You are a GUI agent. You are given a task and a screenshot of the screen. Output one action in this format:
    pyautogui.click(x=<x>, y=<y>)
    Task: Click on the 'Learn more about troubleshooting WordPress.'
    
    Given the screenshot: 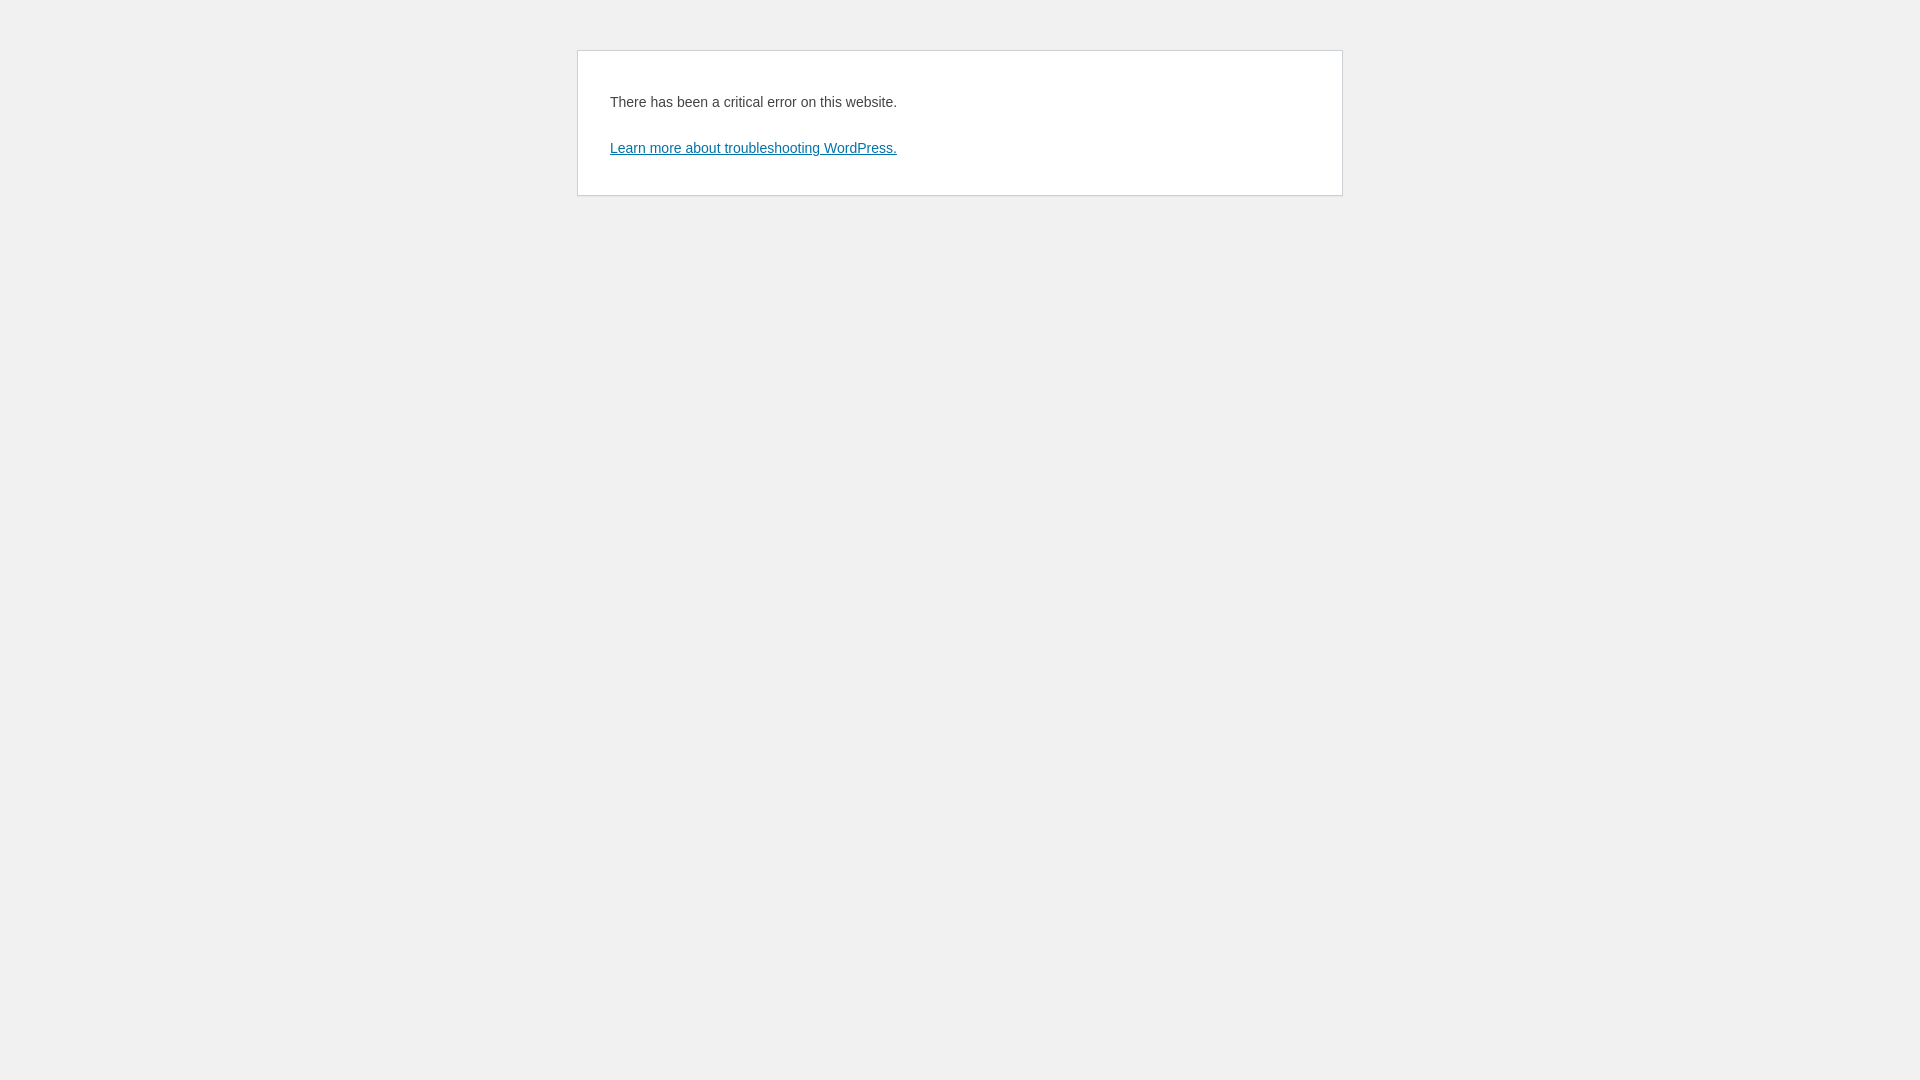 What is the action you would take?
    pyautogui.click(x=752, y=146)
    